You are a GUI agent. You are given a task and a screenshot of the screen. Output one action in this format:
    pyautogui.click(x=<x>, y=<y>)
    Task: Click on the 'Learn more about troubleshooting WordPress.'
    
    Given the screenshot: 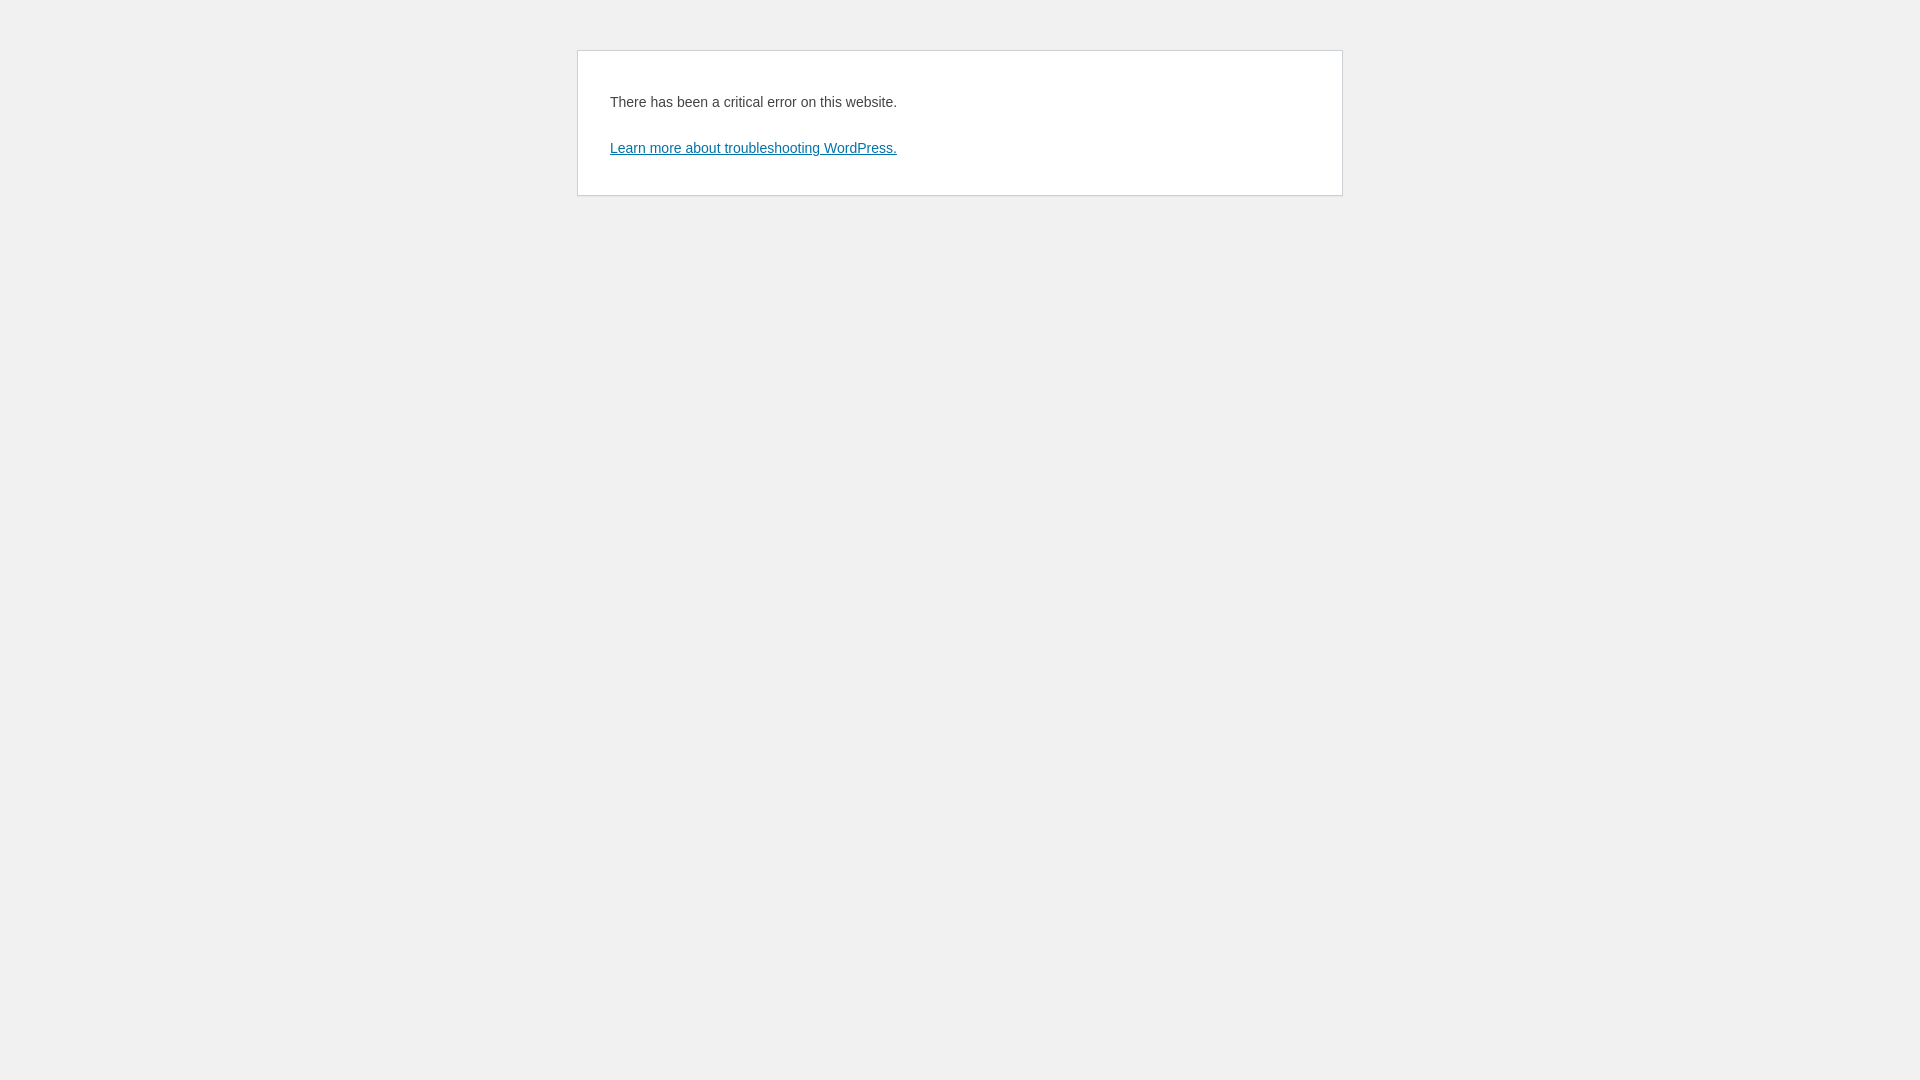 What is the action you would take?
    pyautogui.click(x=752, y=146)
    